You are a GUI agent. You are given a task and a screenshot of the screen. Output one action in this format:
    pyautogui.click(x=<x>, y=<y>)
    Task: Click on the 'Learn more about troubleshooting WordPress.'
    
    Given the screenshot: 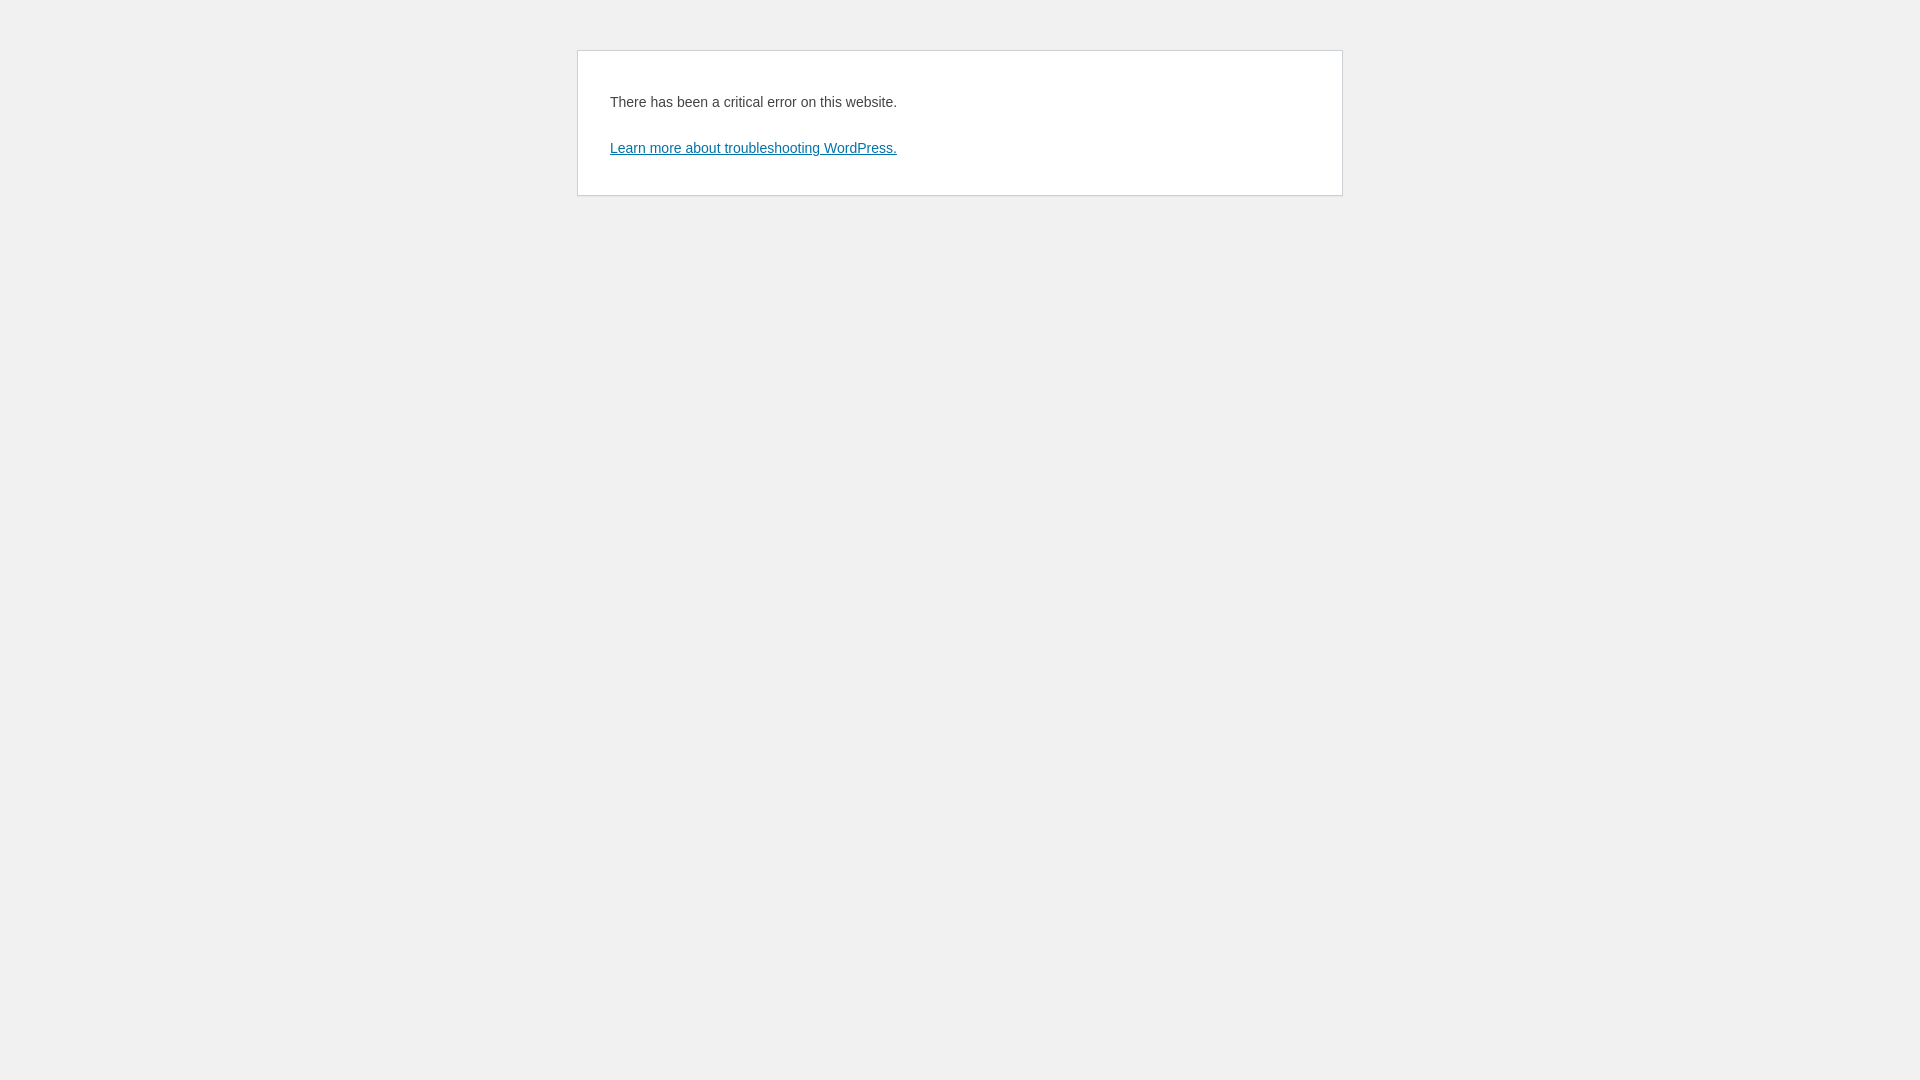 What is the action you would take?
    pyautogui.click(x=752, y=146)
    